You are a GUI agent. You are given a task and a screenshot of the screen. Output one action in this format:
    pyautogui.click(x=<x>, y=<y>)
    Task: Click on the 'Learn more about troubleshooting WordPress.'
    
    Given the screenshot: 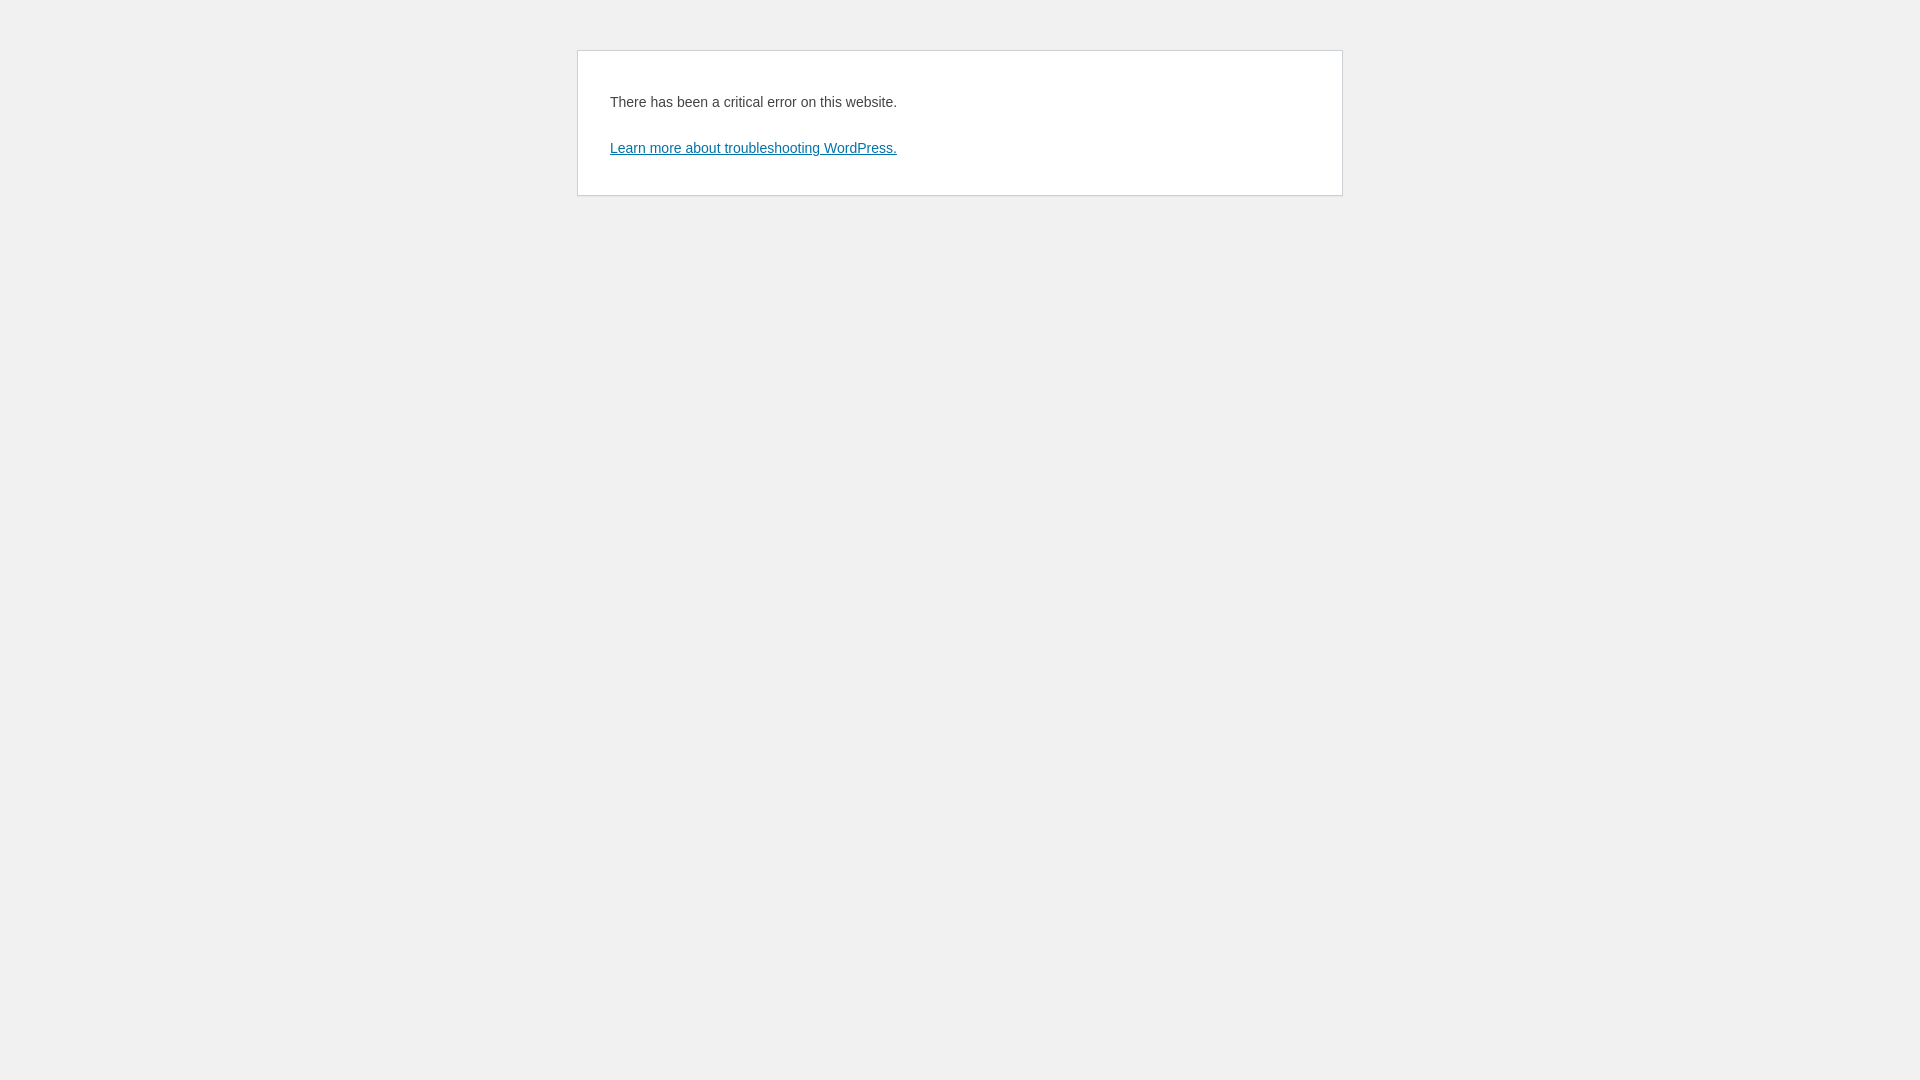 What is the action you would take?
    pyautogui.click(x=752, y=146)
    